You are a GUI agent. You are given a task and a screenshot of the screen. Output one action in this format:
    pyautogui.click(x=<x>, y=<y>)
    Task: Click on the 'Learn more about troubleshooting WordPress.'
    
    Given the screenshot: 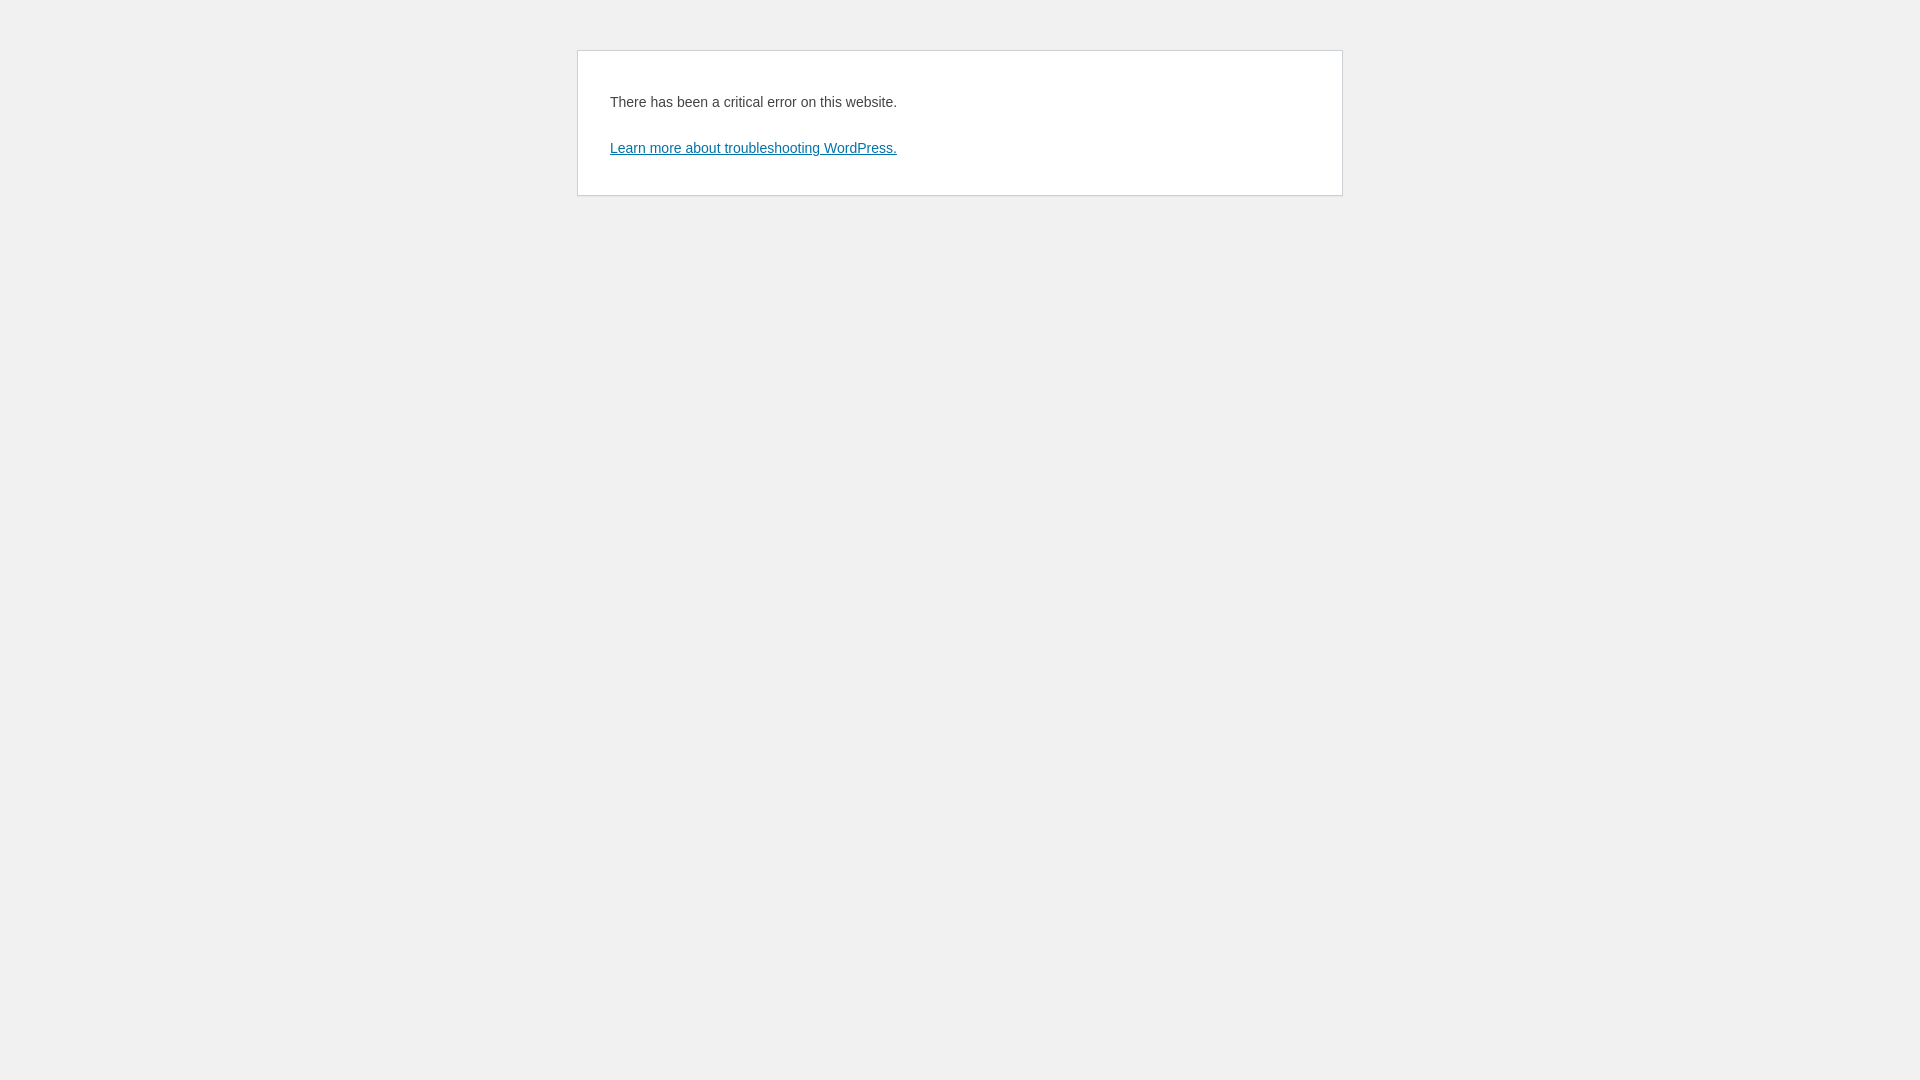 What is the action you would take?
    pyautogui.click(x=752, y=146)
    